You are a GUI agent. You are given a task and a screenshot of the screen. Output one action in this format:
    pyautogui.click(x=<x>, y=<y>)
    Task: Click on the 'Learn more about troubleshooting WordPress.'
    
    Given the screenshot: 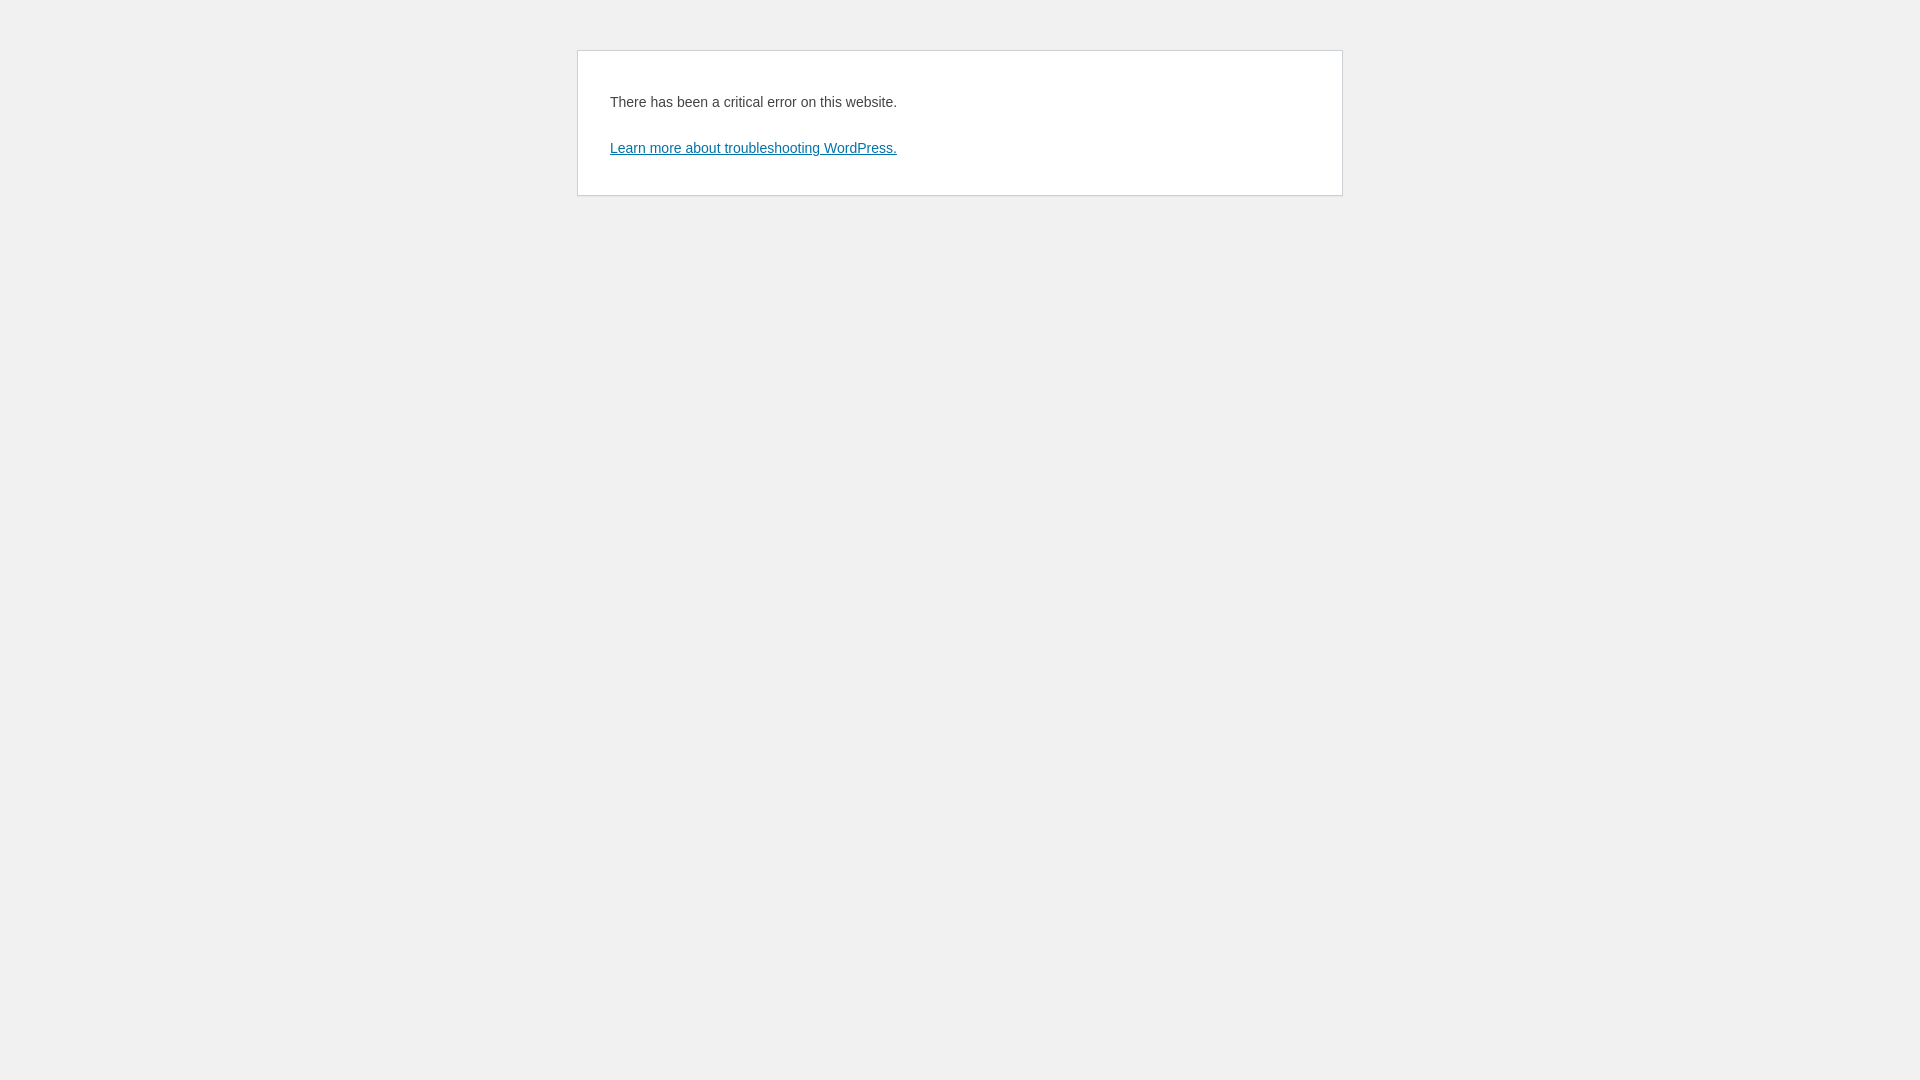 What is the action you would take?
    pyautogui.click(x=752, y=146)
    